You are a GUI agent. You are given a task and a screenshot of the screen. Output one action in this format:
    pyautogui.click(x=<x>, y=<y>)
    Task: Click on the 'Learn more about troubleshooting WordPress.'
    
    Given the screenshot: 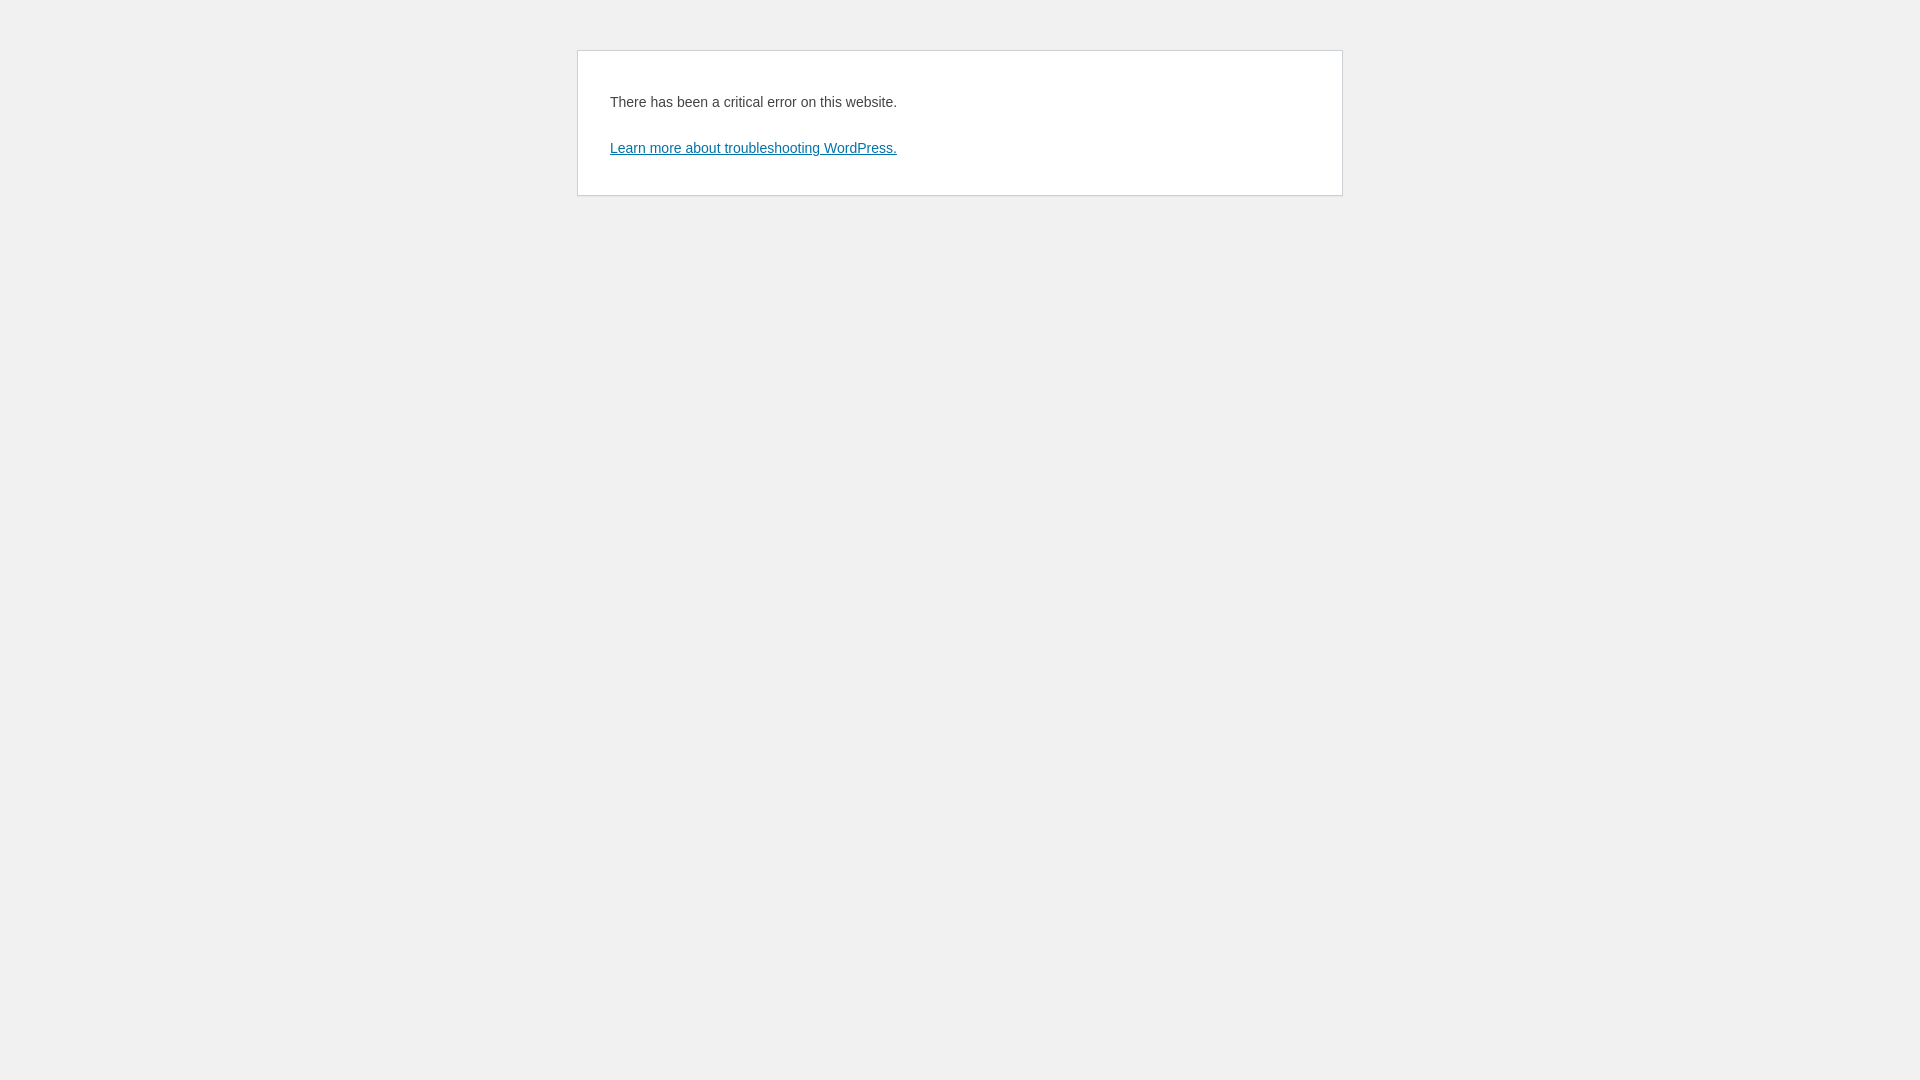 What is the action you would take?
    pyautogui.click(x=752, y=146)
    